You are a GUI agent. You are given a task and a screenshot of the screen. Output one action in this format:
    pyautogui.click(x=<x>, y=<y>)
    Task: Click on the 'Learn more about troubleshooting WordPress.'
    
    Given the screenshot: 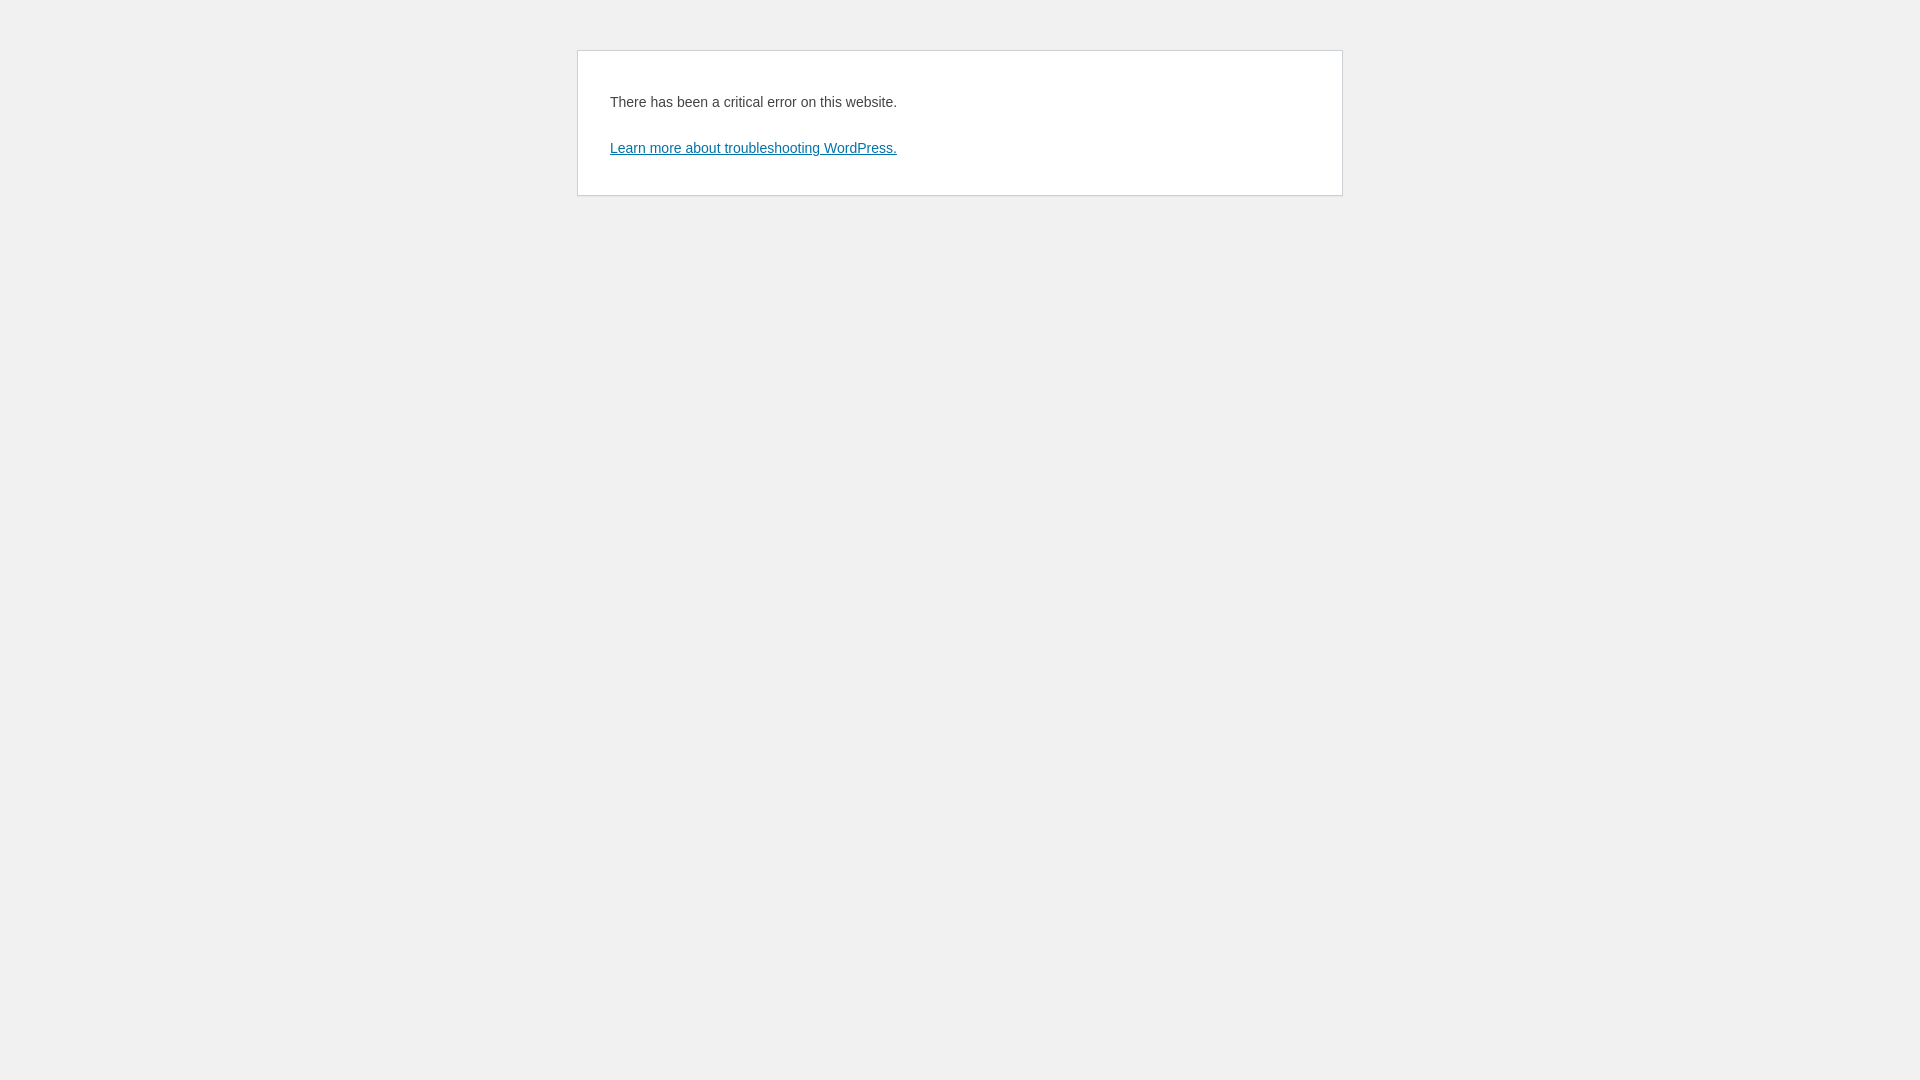 What is the action you would take?
    pyautogui.click(x=752, y=146)
    